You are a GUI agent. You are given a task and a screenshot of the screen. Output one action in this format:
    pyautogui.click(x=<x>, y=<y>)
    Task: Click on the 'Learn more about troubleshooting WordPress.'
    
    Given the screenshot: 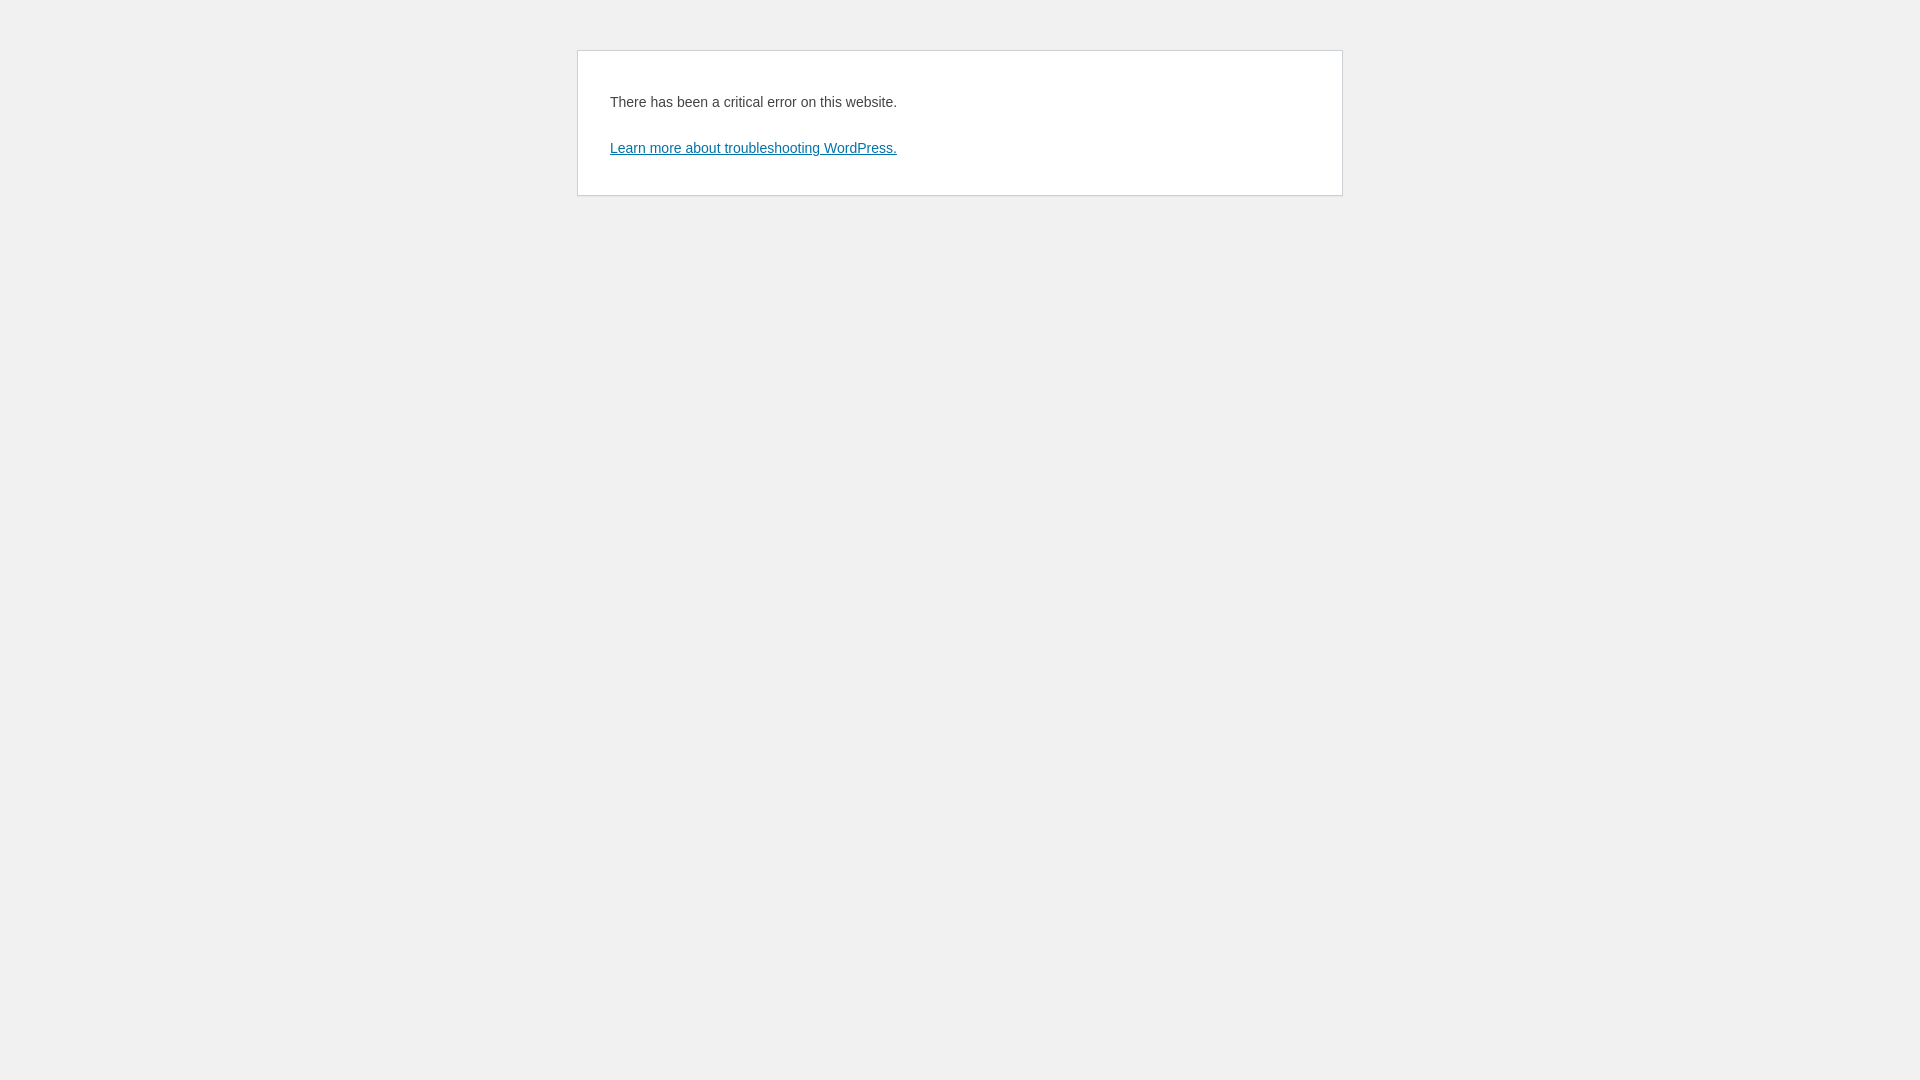 What is the action you would take?
    pyautogui.click(x=752, y=146)
    